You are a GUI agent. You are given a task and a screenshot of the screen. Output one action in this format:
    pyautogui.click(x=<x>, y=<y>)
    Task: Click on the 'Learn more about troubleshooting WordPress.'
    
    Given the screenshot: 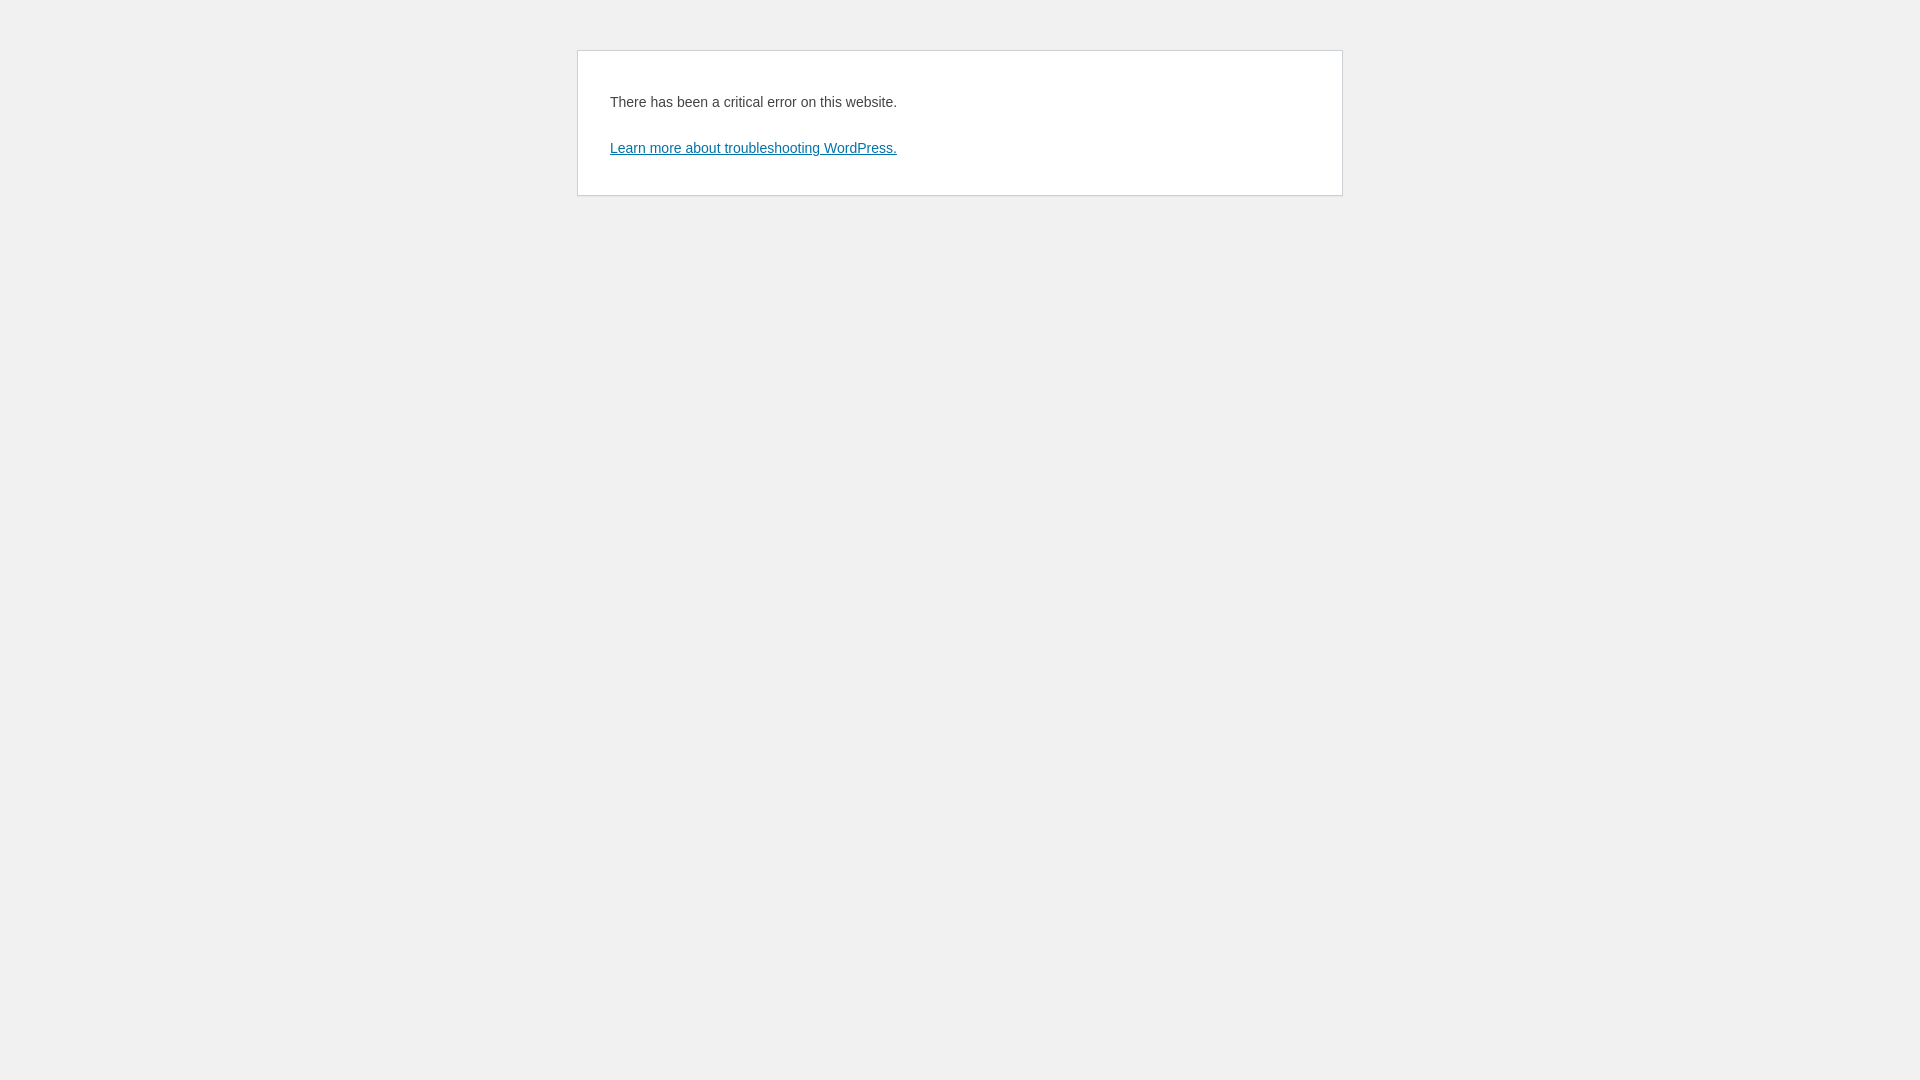 What is the action you would take?
    pyautogui.click(x=752, y=146)
    